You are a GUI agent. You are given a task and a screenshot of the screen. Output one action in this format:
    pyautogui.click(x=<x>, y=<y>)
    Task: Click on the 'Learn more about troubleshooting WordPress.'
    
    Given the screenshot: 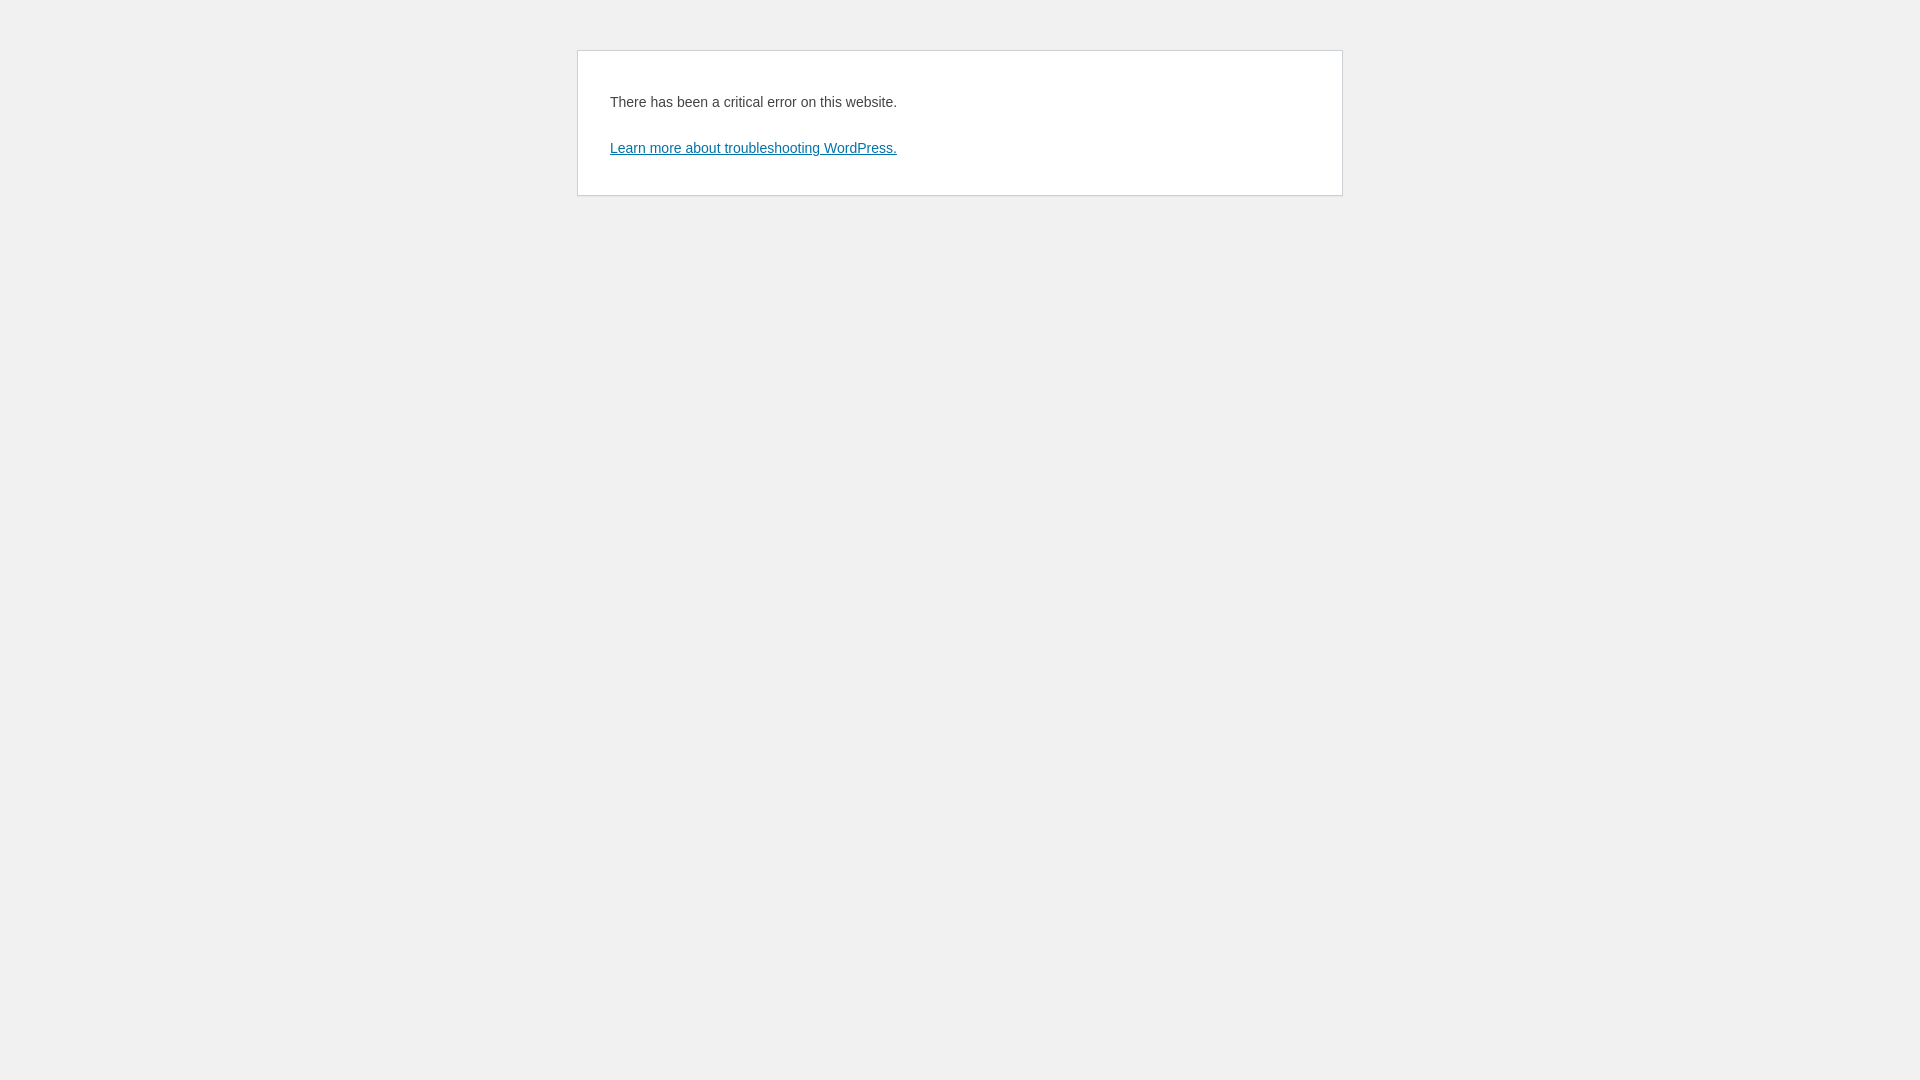 What is the action you would take?
    pyautogui.click(x=752, y=146)
    